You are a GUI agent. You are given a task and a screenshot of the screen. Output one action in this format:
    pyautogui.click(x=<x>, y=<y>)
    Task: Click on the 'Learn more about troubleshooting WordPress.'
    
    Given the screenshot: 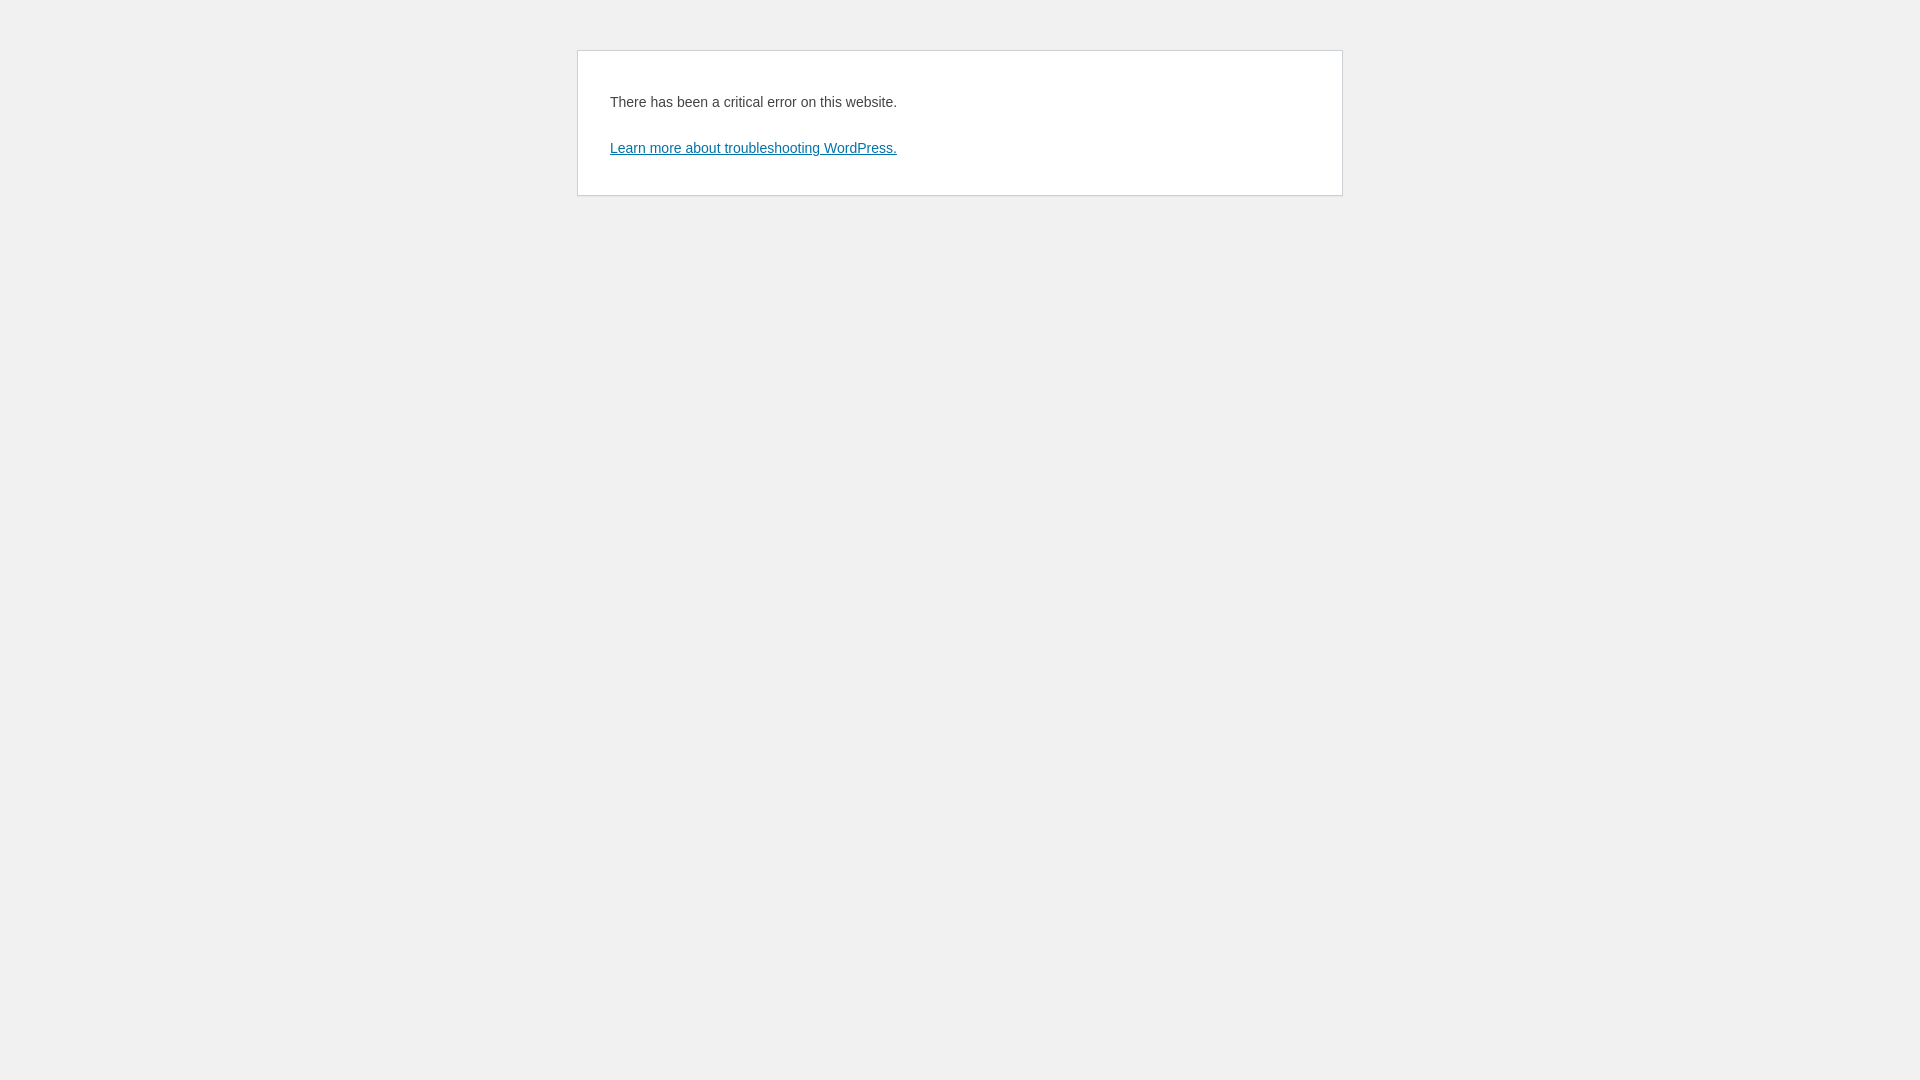 What is the action you would take?
    pyautogui.click(x=752, y=146)
    